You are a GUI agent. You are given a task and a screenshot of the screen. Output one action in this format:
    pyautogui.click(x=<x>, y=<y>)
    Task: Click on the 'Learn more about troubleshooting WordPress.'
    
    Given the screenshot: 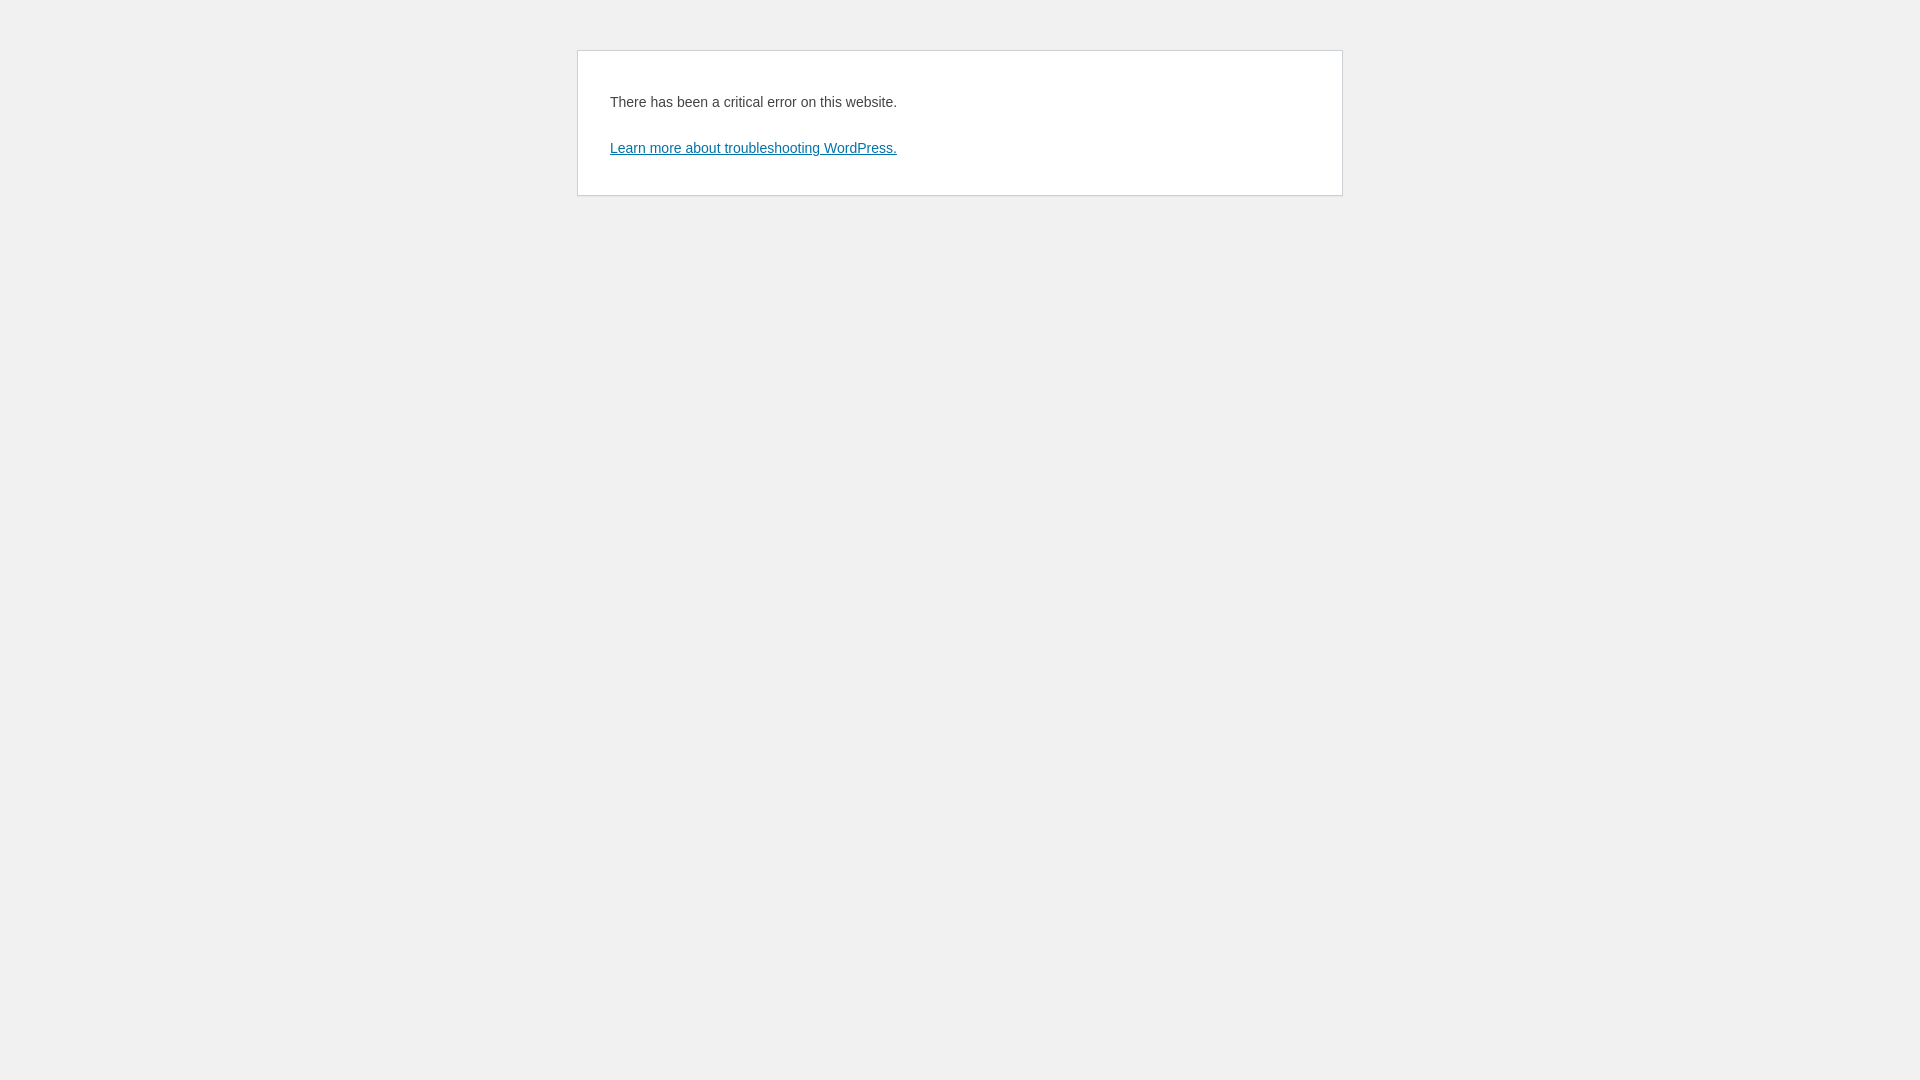 What is the action you would take?
    pyautogui.click(x=752, y=146)
    